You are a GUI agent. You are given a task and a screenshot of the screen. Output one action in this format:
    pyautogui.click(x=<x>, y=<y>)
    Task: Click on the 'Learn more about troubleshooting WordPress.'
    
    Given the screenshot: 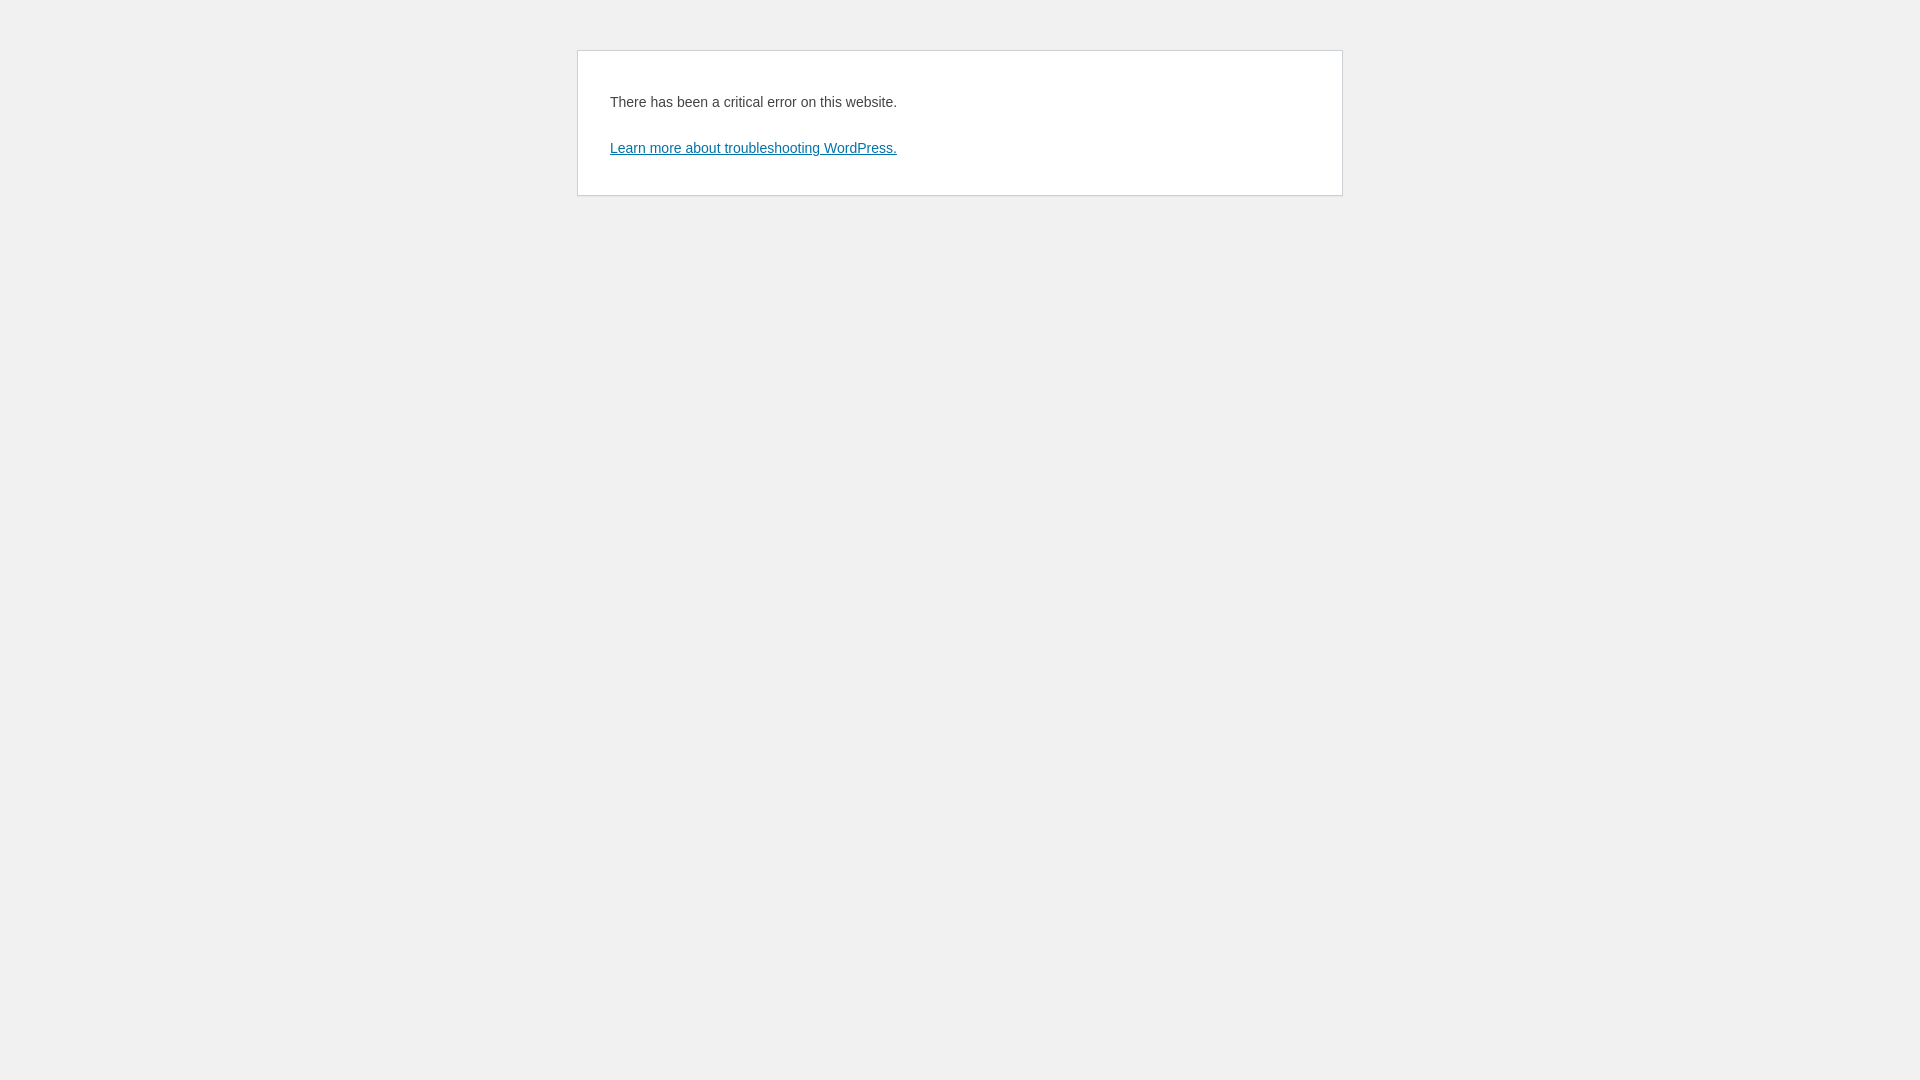 What is the action you would take?
    pyautogui.click(x=752, y=146)
    